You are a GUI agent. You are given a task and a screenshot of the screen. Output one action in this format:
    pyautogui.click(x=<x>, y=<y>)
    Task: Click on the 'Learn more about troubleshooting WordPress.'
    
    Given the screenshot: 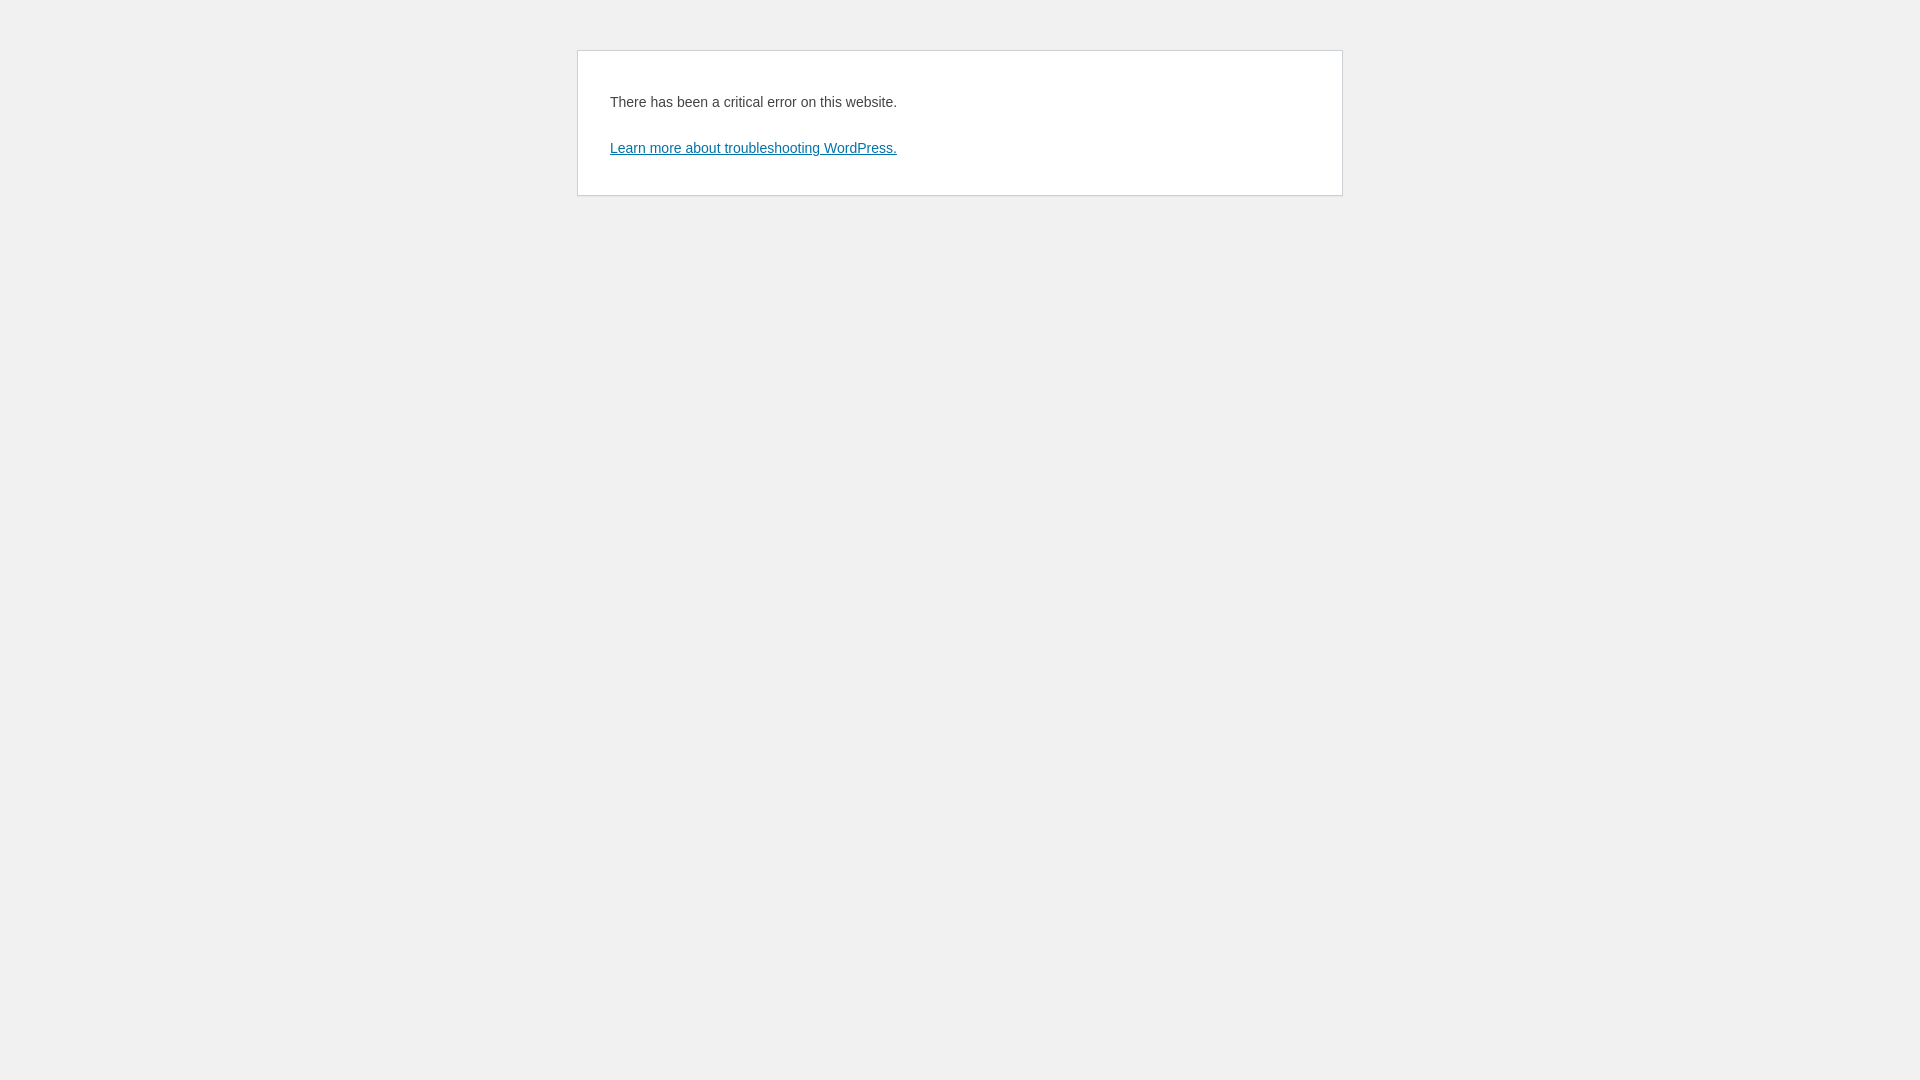 What is the action you would take?
    pyautogui.click(x=752, y=146)
    